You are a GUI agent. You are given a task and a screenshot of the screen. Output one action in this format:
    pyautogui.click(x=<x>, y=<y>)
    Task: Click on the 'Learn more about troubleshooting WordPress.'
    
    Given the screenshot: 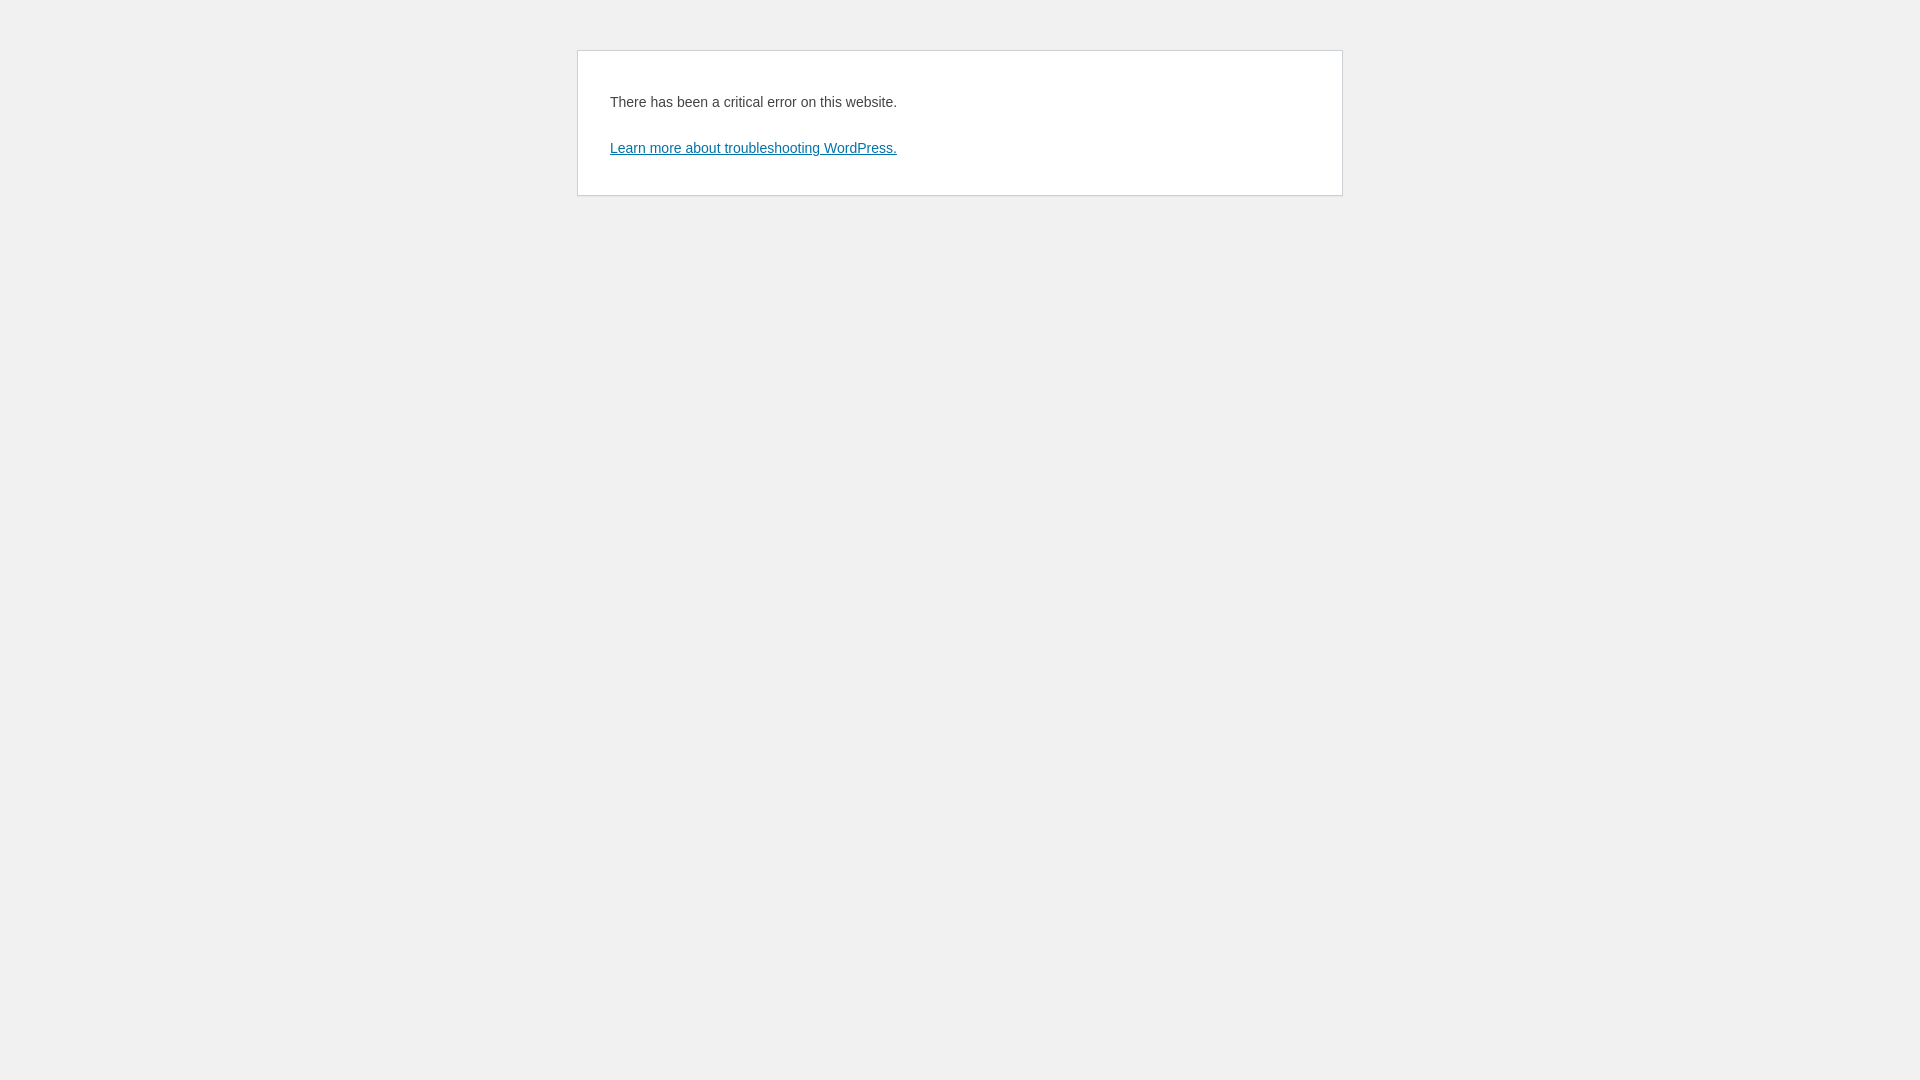 What is the action you would take?
    pyautogui.click(x=752, y=146)
    